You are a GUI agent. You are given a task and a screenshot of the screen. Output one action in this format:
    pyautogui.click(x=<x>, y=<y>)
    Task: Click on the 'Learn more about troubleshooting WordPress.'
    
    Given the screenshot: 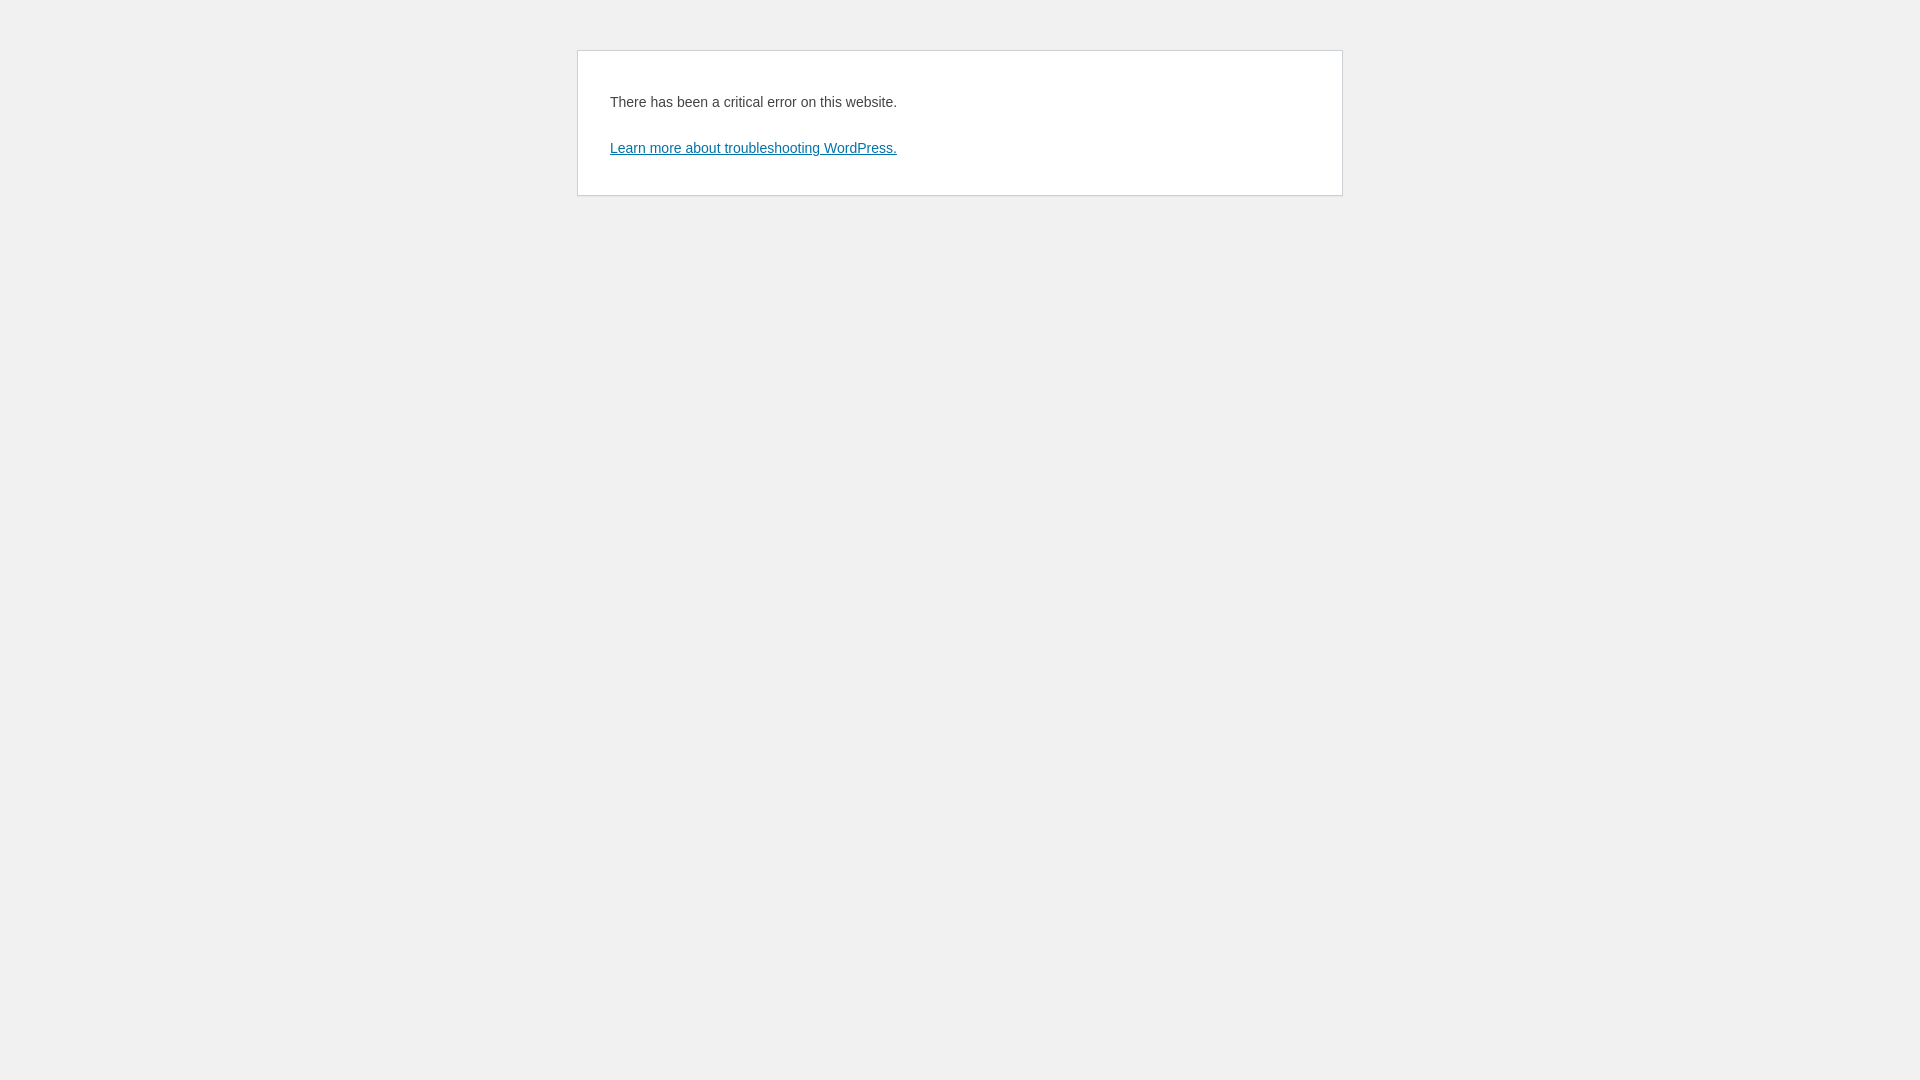 What is the action you would take?
    pyautogui.click(x=752, y=146)
    